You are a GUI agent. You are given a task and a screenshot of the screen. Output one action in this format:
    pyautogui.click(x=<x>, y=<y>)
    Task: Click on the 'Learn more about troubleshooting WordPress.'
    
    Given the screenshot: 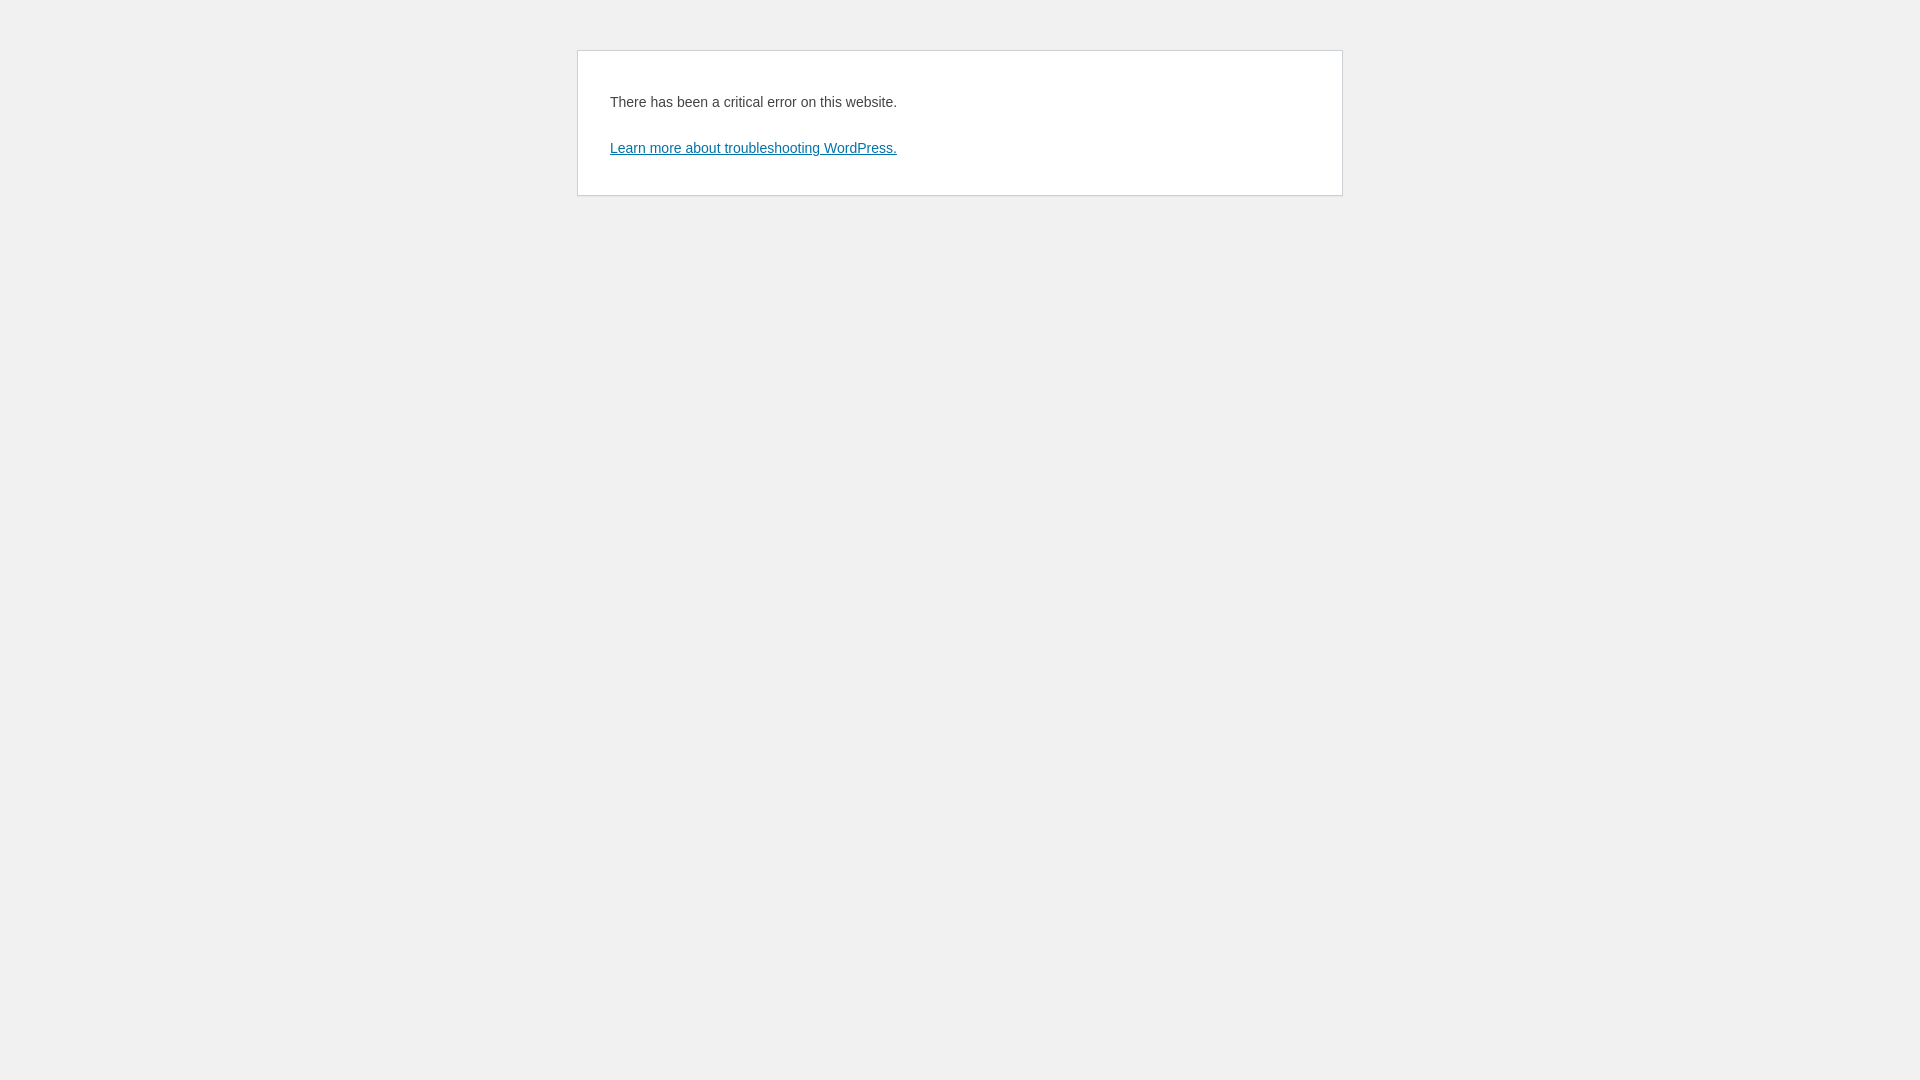 What is the action you would take?
    pyautogui.click(x=752, y=146)
    